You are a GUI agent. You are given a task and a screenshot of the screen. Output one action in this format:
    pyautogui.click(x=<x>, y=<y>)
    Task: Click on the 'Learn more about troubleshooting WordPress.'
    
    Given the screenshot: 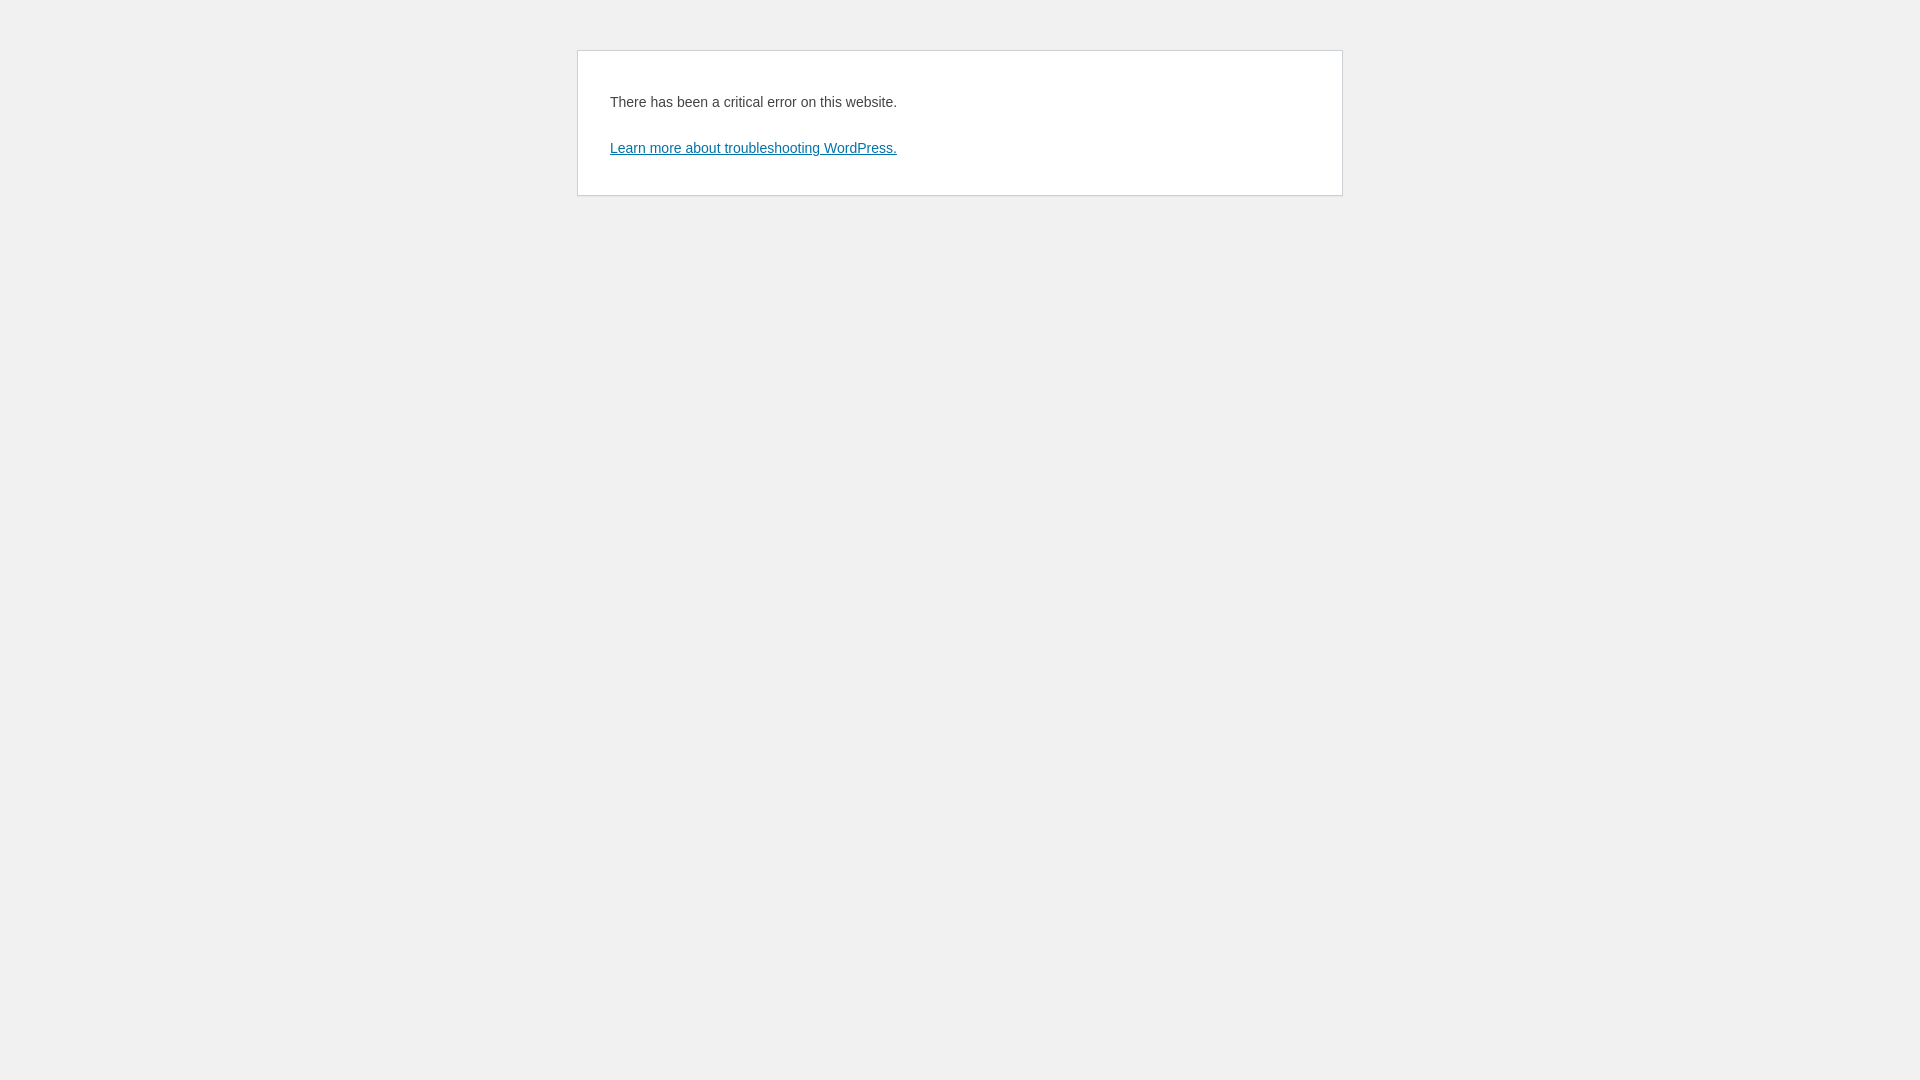 What is the action you would take?
    pyautogui.click(x=752, y=146)
    